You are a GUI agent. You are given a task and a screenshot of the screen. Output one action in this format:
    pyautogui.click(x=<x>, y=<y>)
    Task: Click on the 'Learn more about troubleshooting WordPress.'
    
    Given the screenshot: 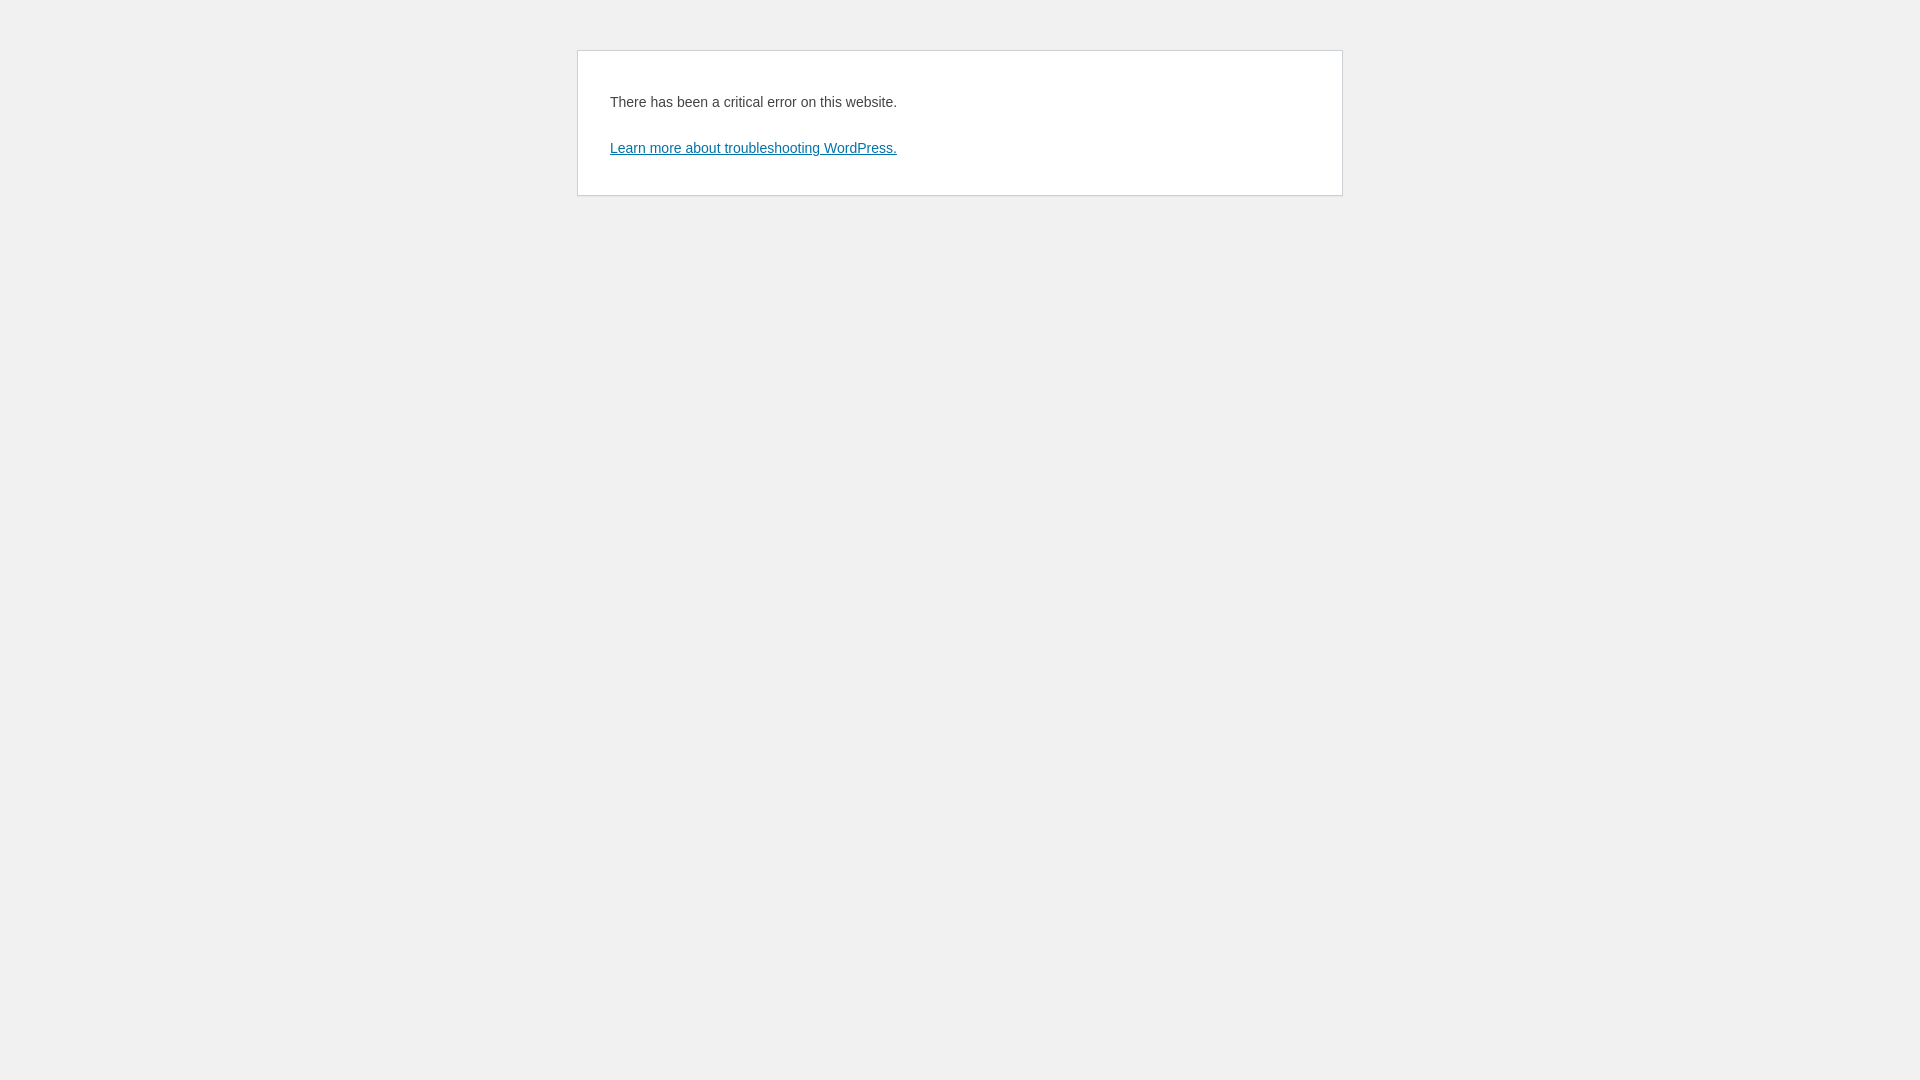 What is the action you would take?
    pyautogui.click(x=752, y=146)
    